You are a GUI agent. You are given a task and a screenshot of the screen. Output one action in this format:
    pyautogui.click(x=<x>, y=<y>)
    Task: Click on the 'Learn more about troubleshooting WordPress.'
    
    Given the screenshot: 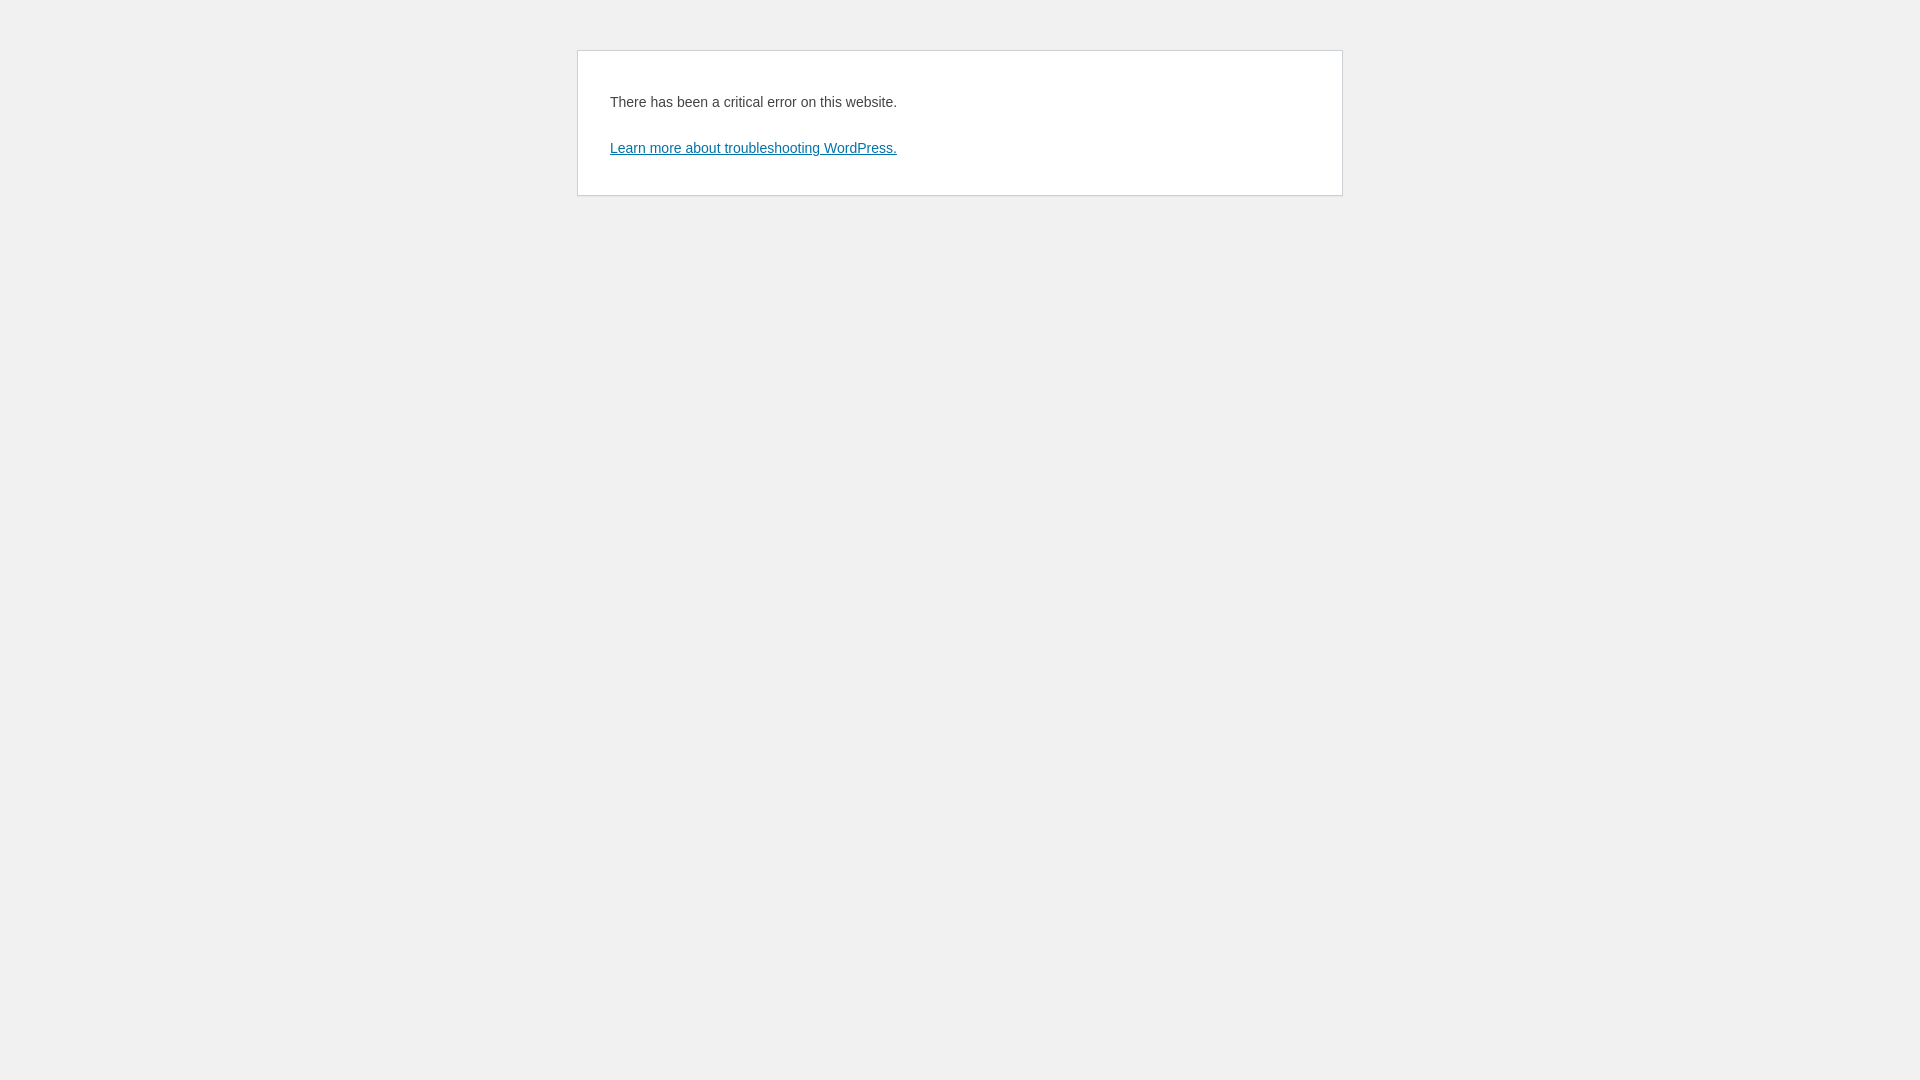 What is the action you would take?
    pyautogui.click(x=752, y=146)
    